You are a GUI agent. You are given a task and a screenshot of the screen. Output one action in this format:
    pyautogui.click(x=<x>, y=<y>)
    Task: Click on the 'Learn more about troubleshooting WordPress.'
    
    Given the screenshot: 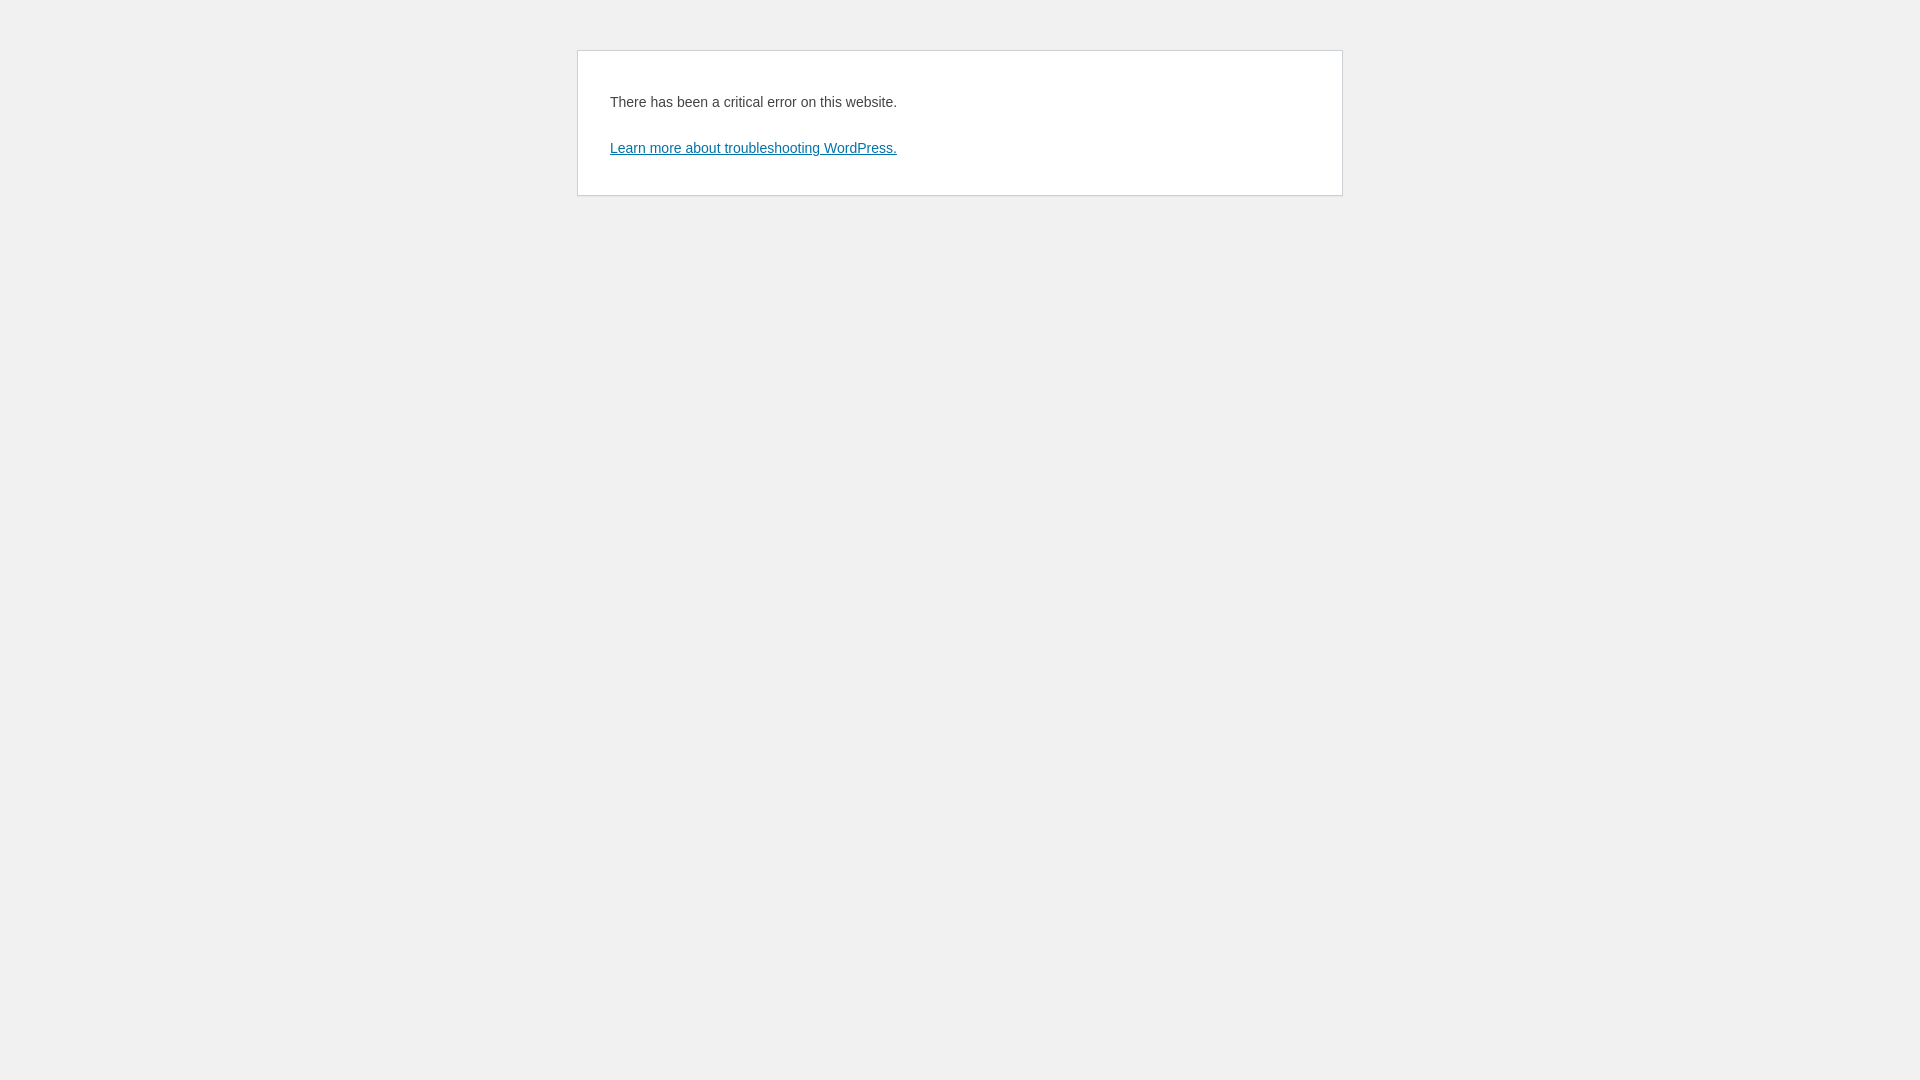 What is the action you would take?
    pyautogui.click(x=752, y=146)
    